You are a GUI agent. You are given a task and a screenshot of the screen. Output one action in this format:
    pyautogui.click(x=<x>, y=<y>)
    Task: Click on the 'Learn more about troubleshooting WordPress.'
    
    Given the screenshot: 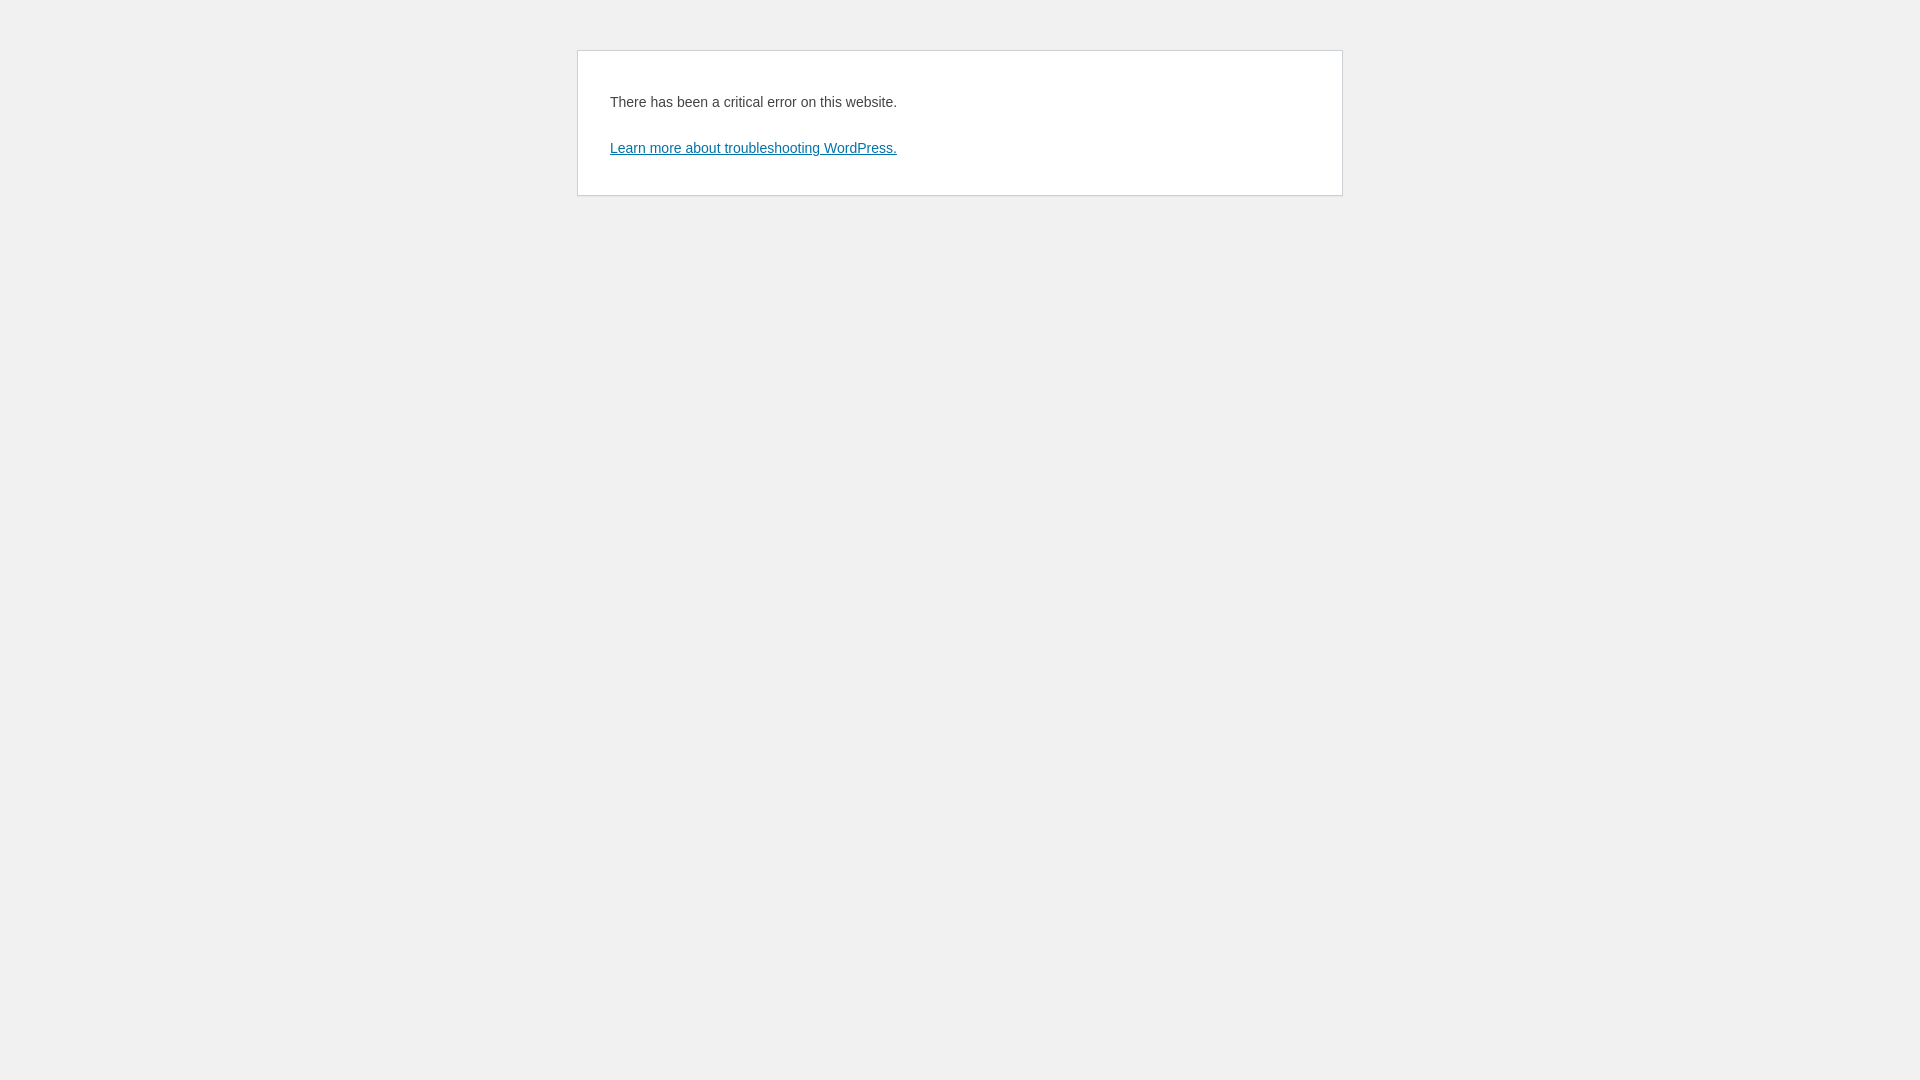 What is the action you would take?
    pyautogui.click(x=752, y=146)
    